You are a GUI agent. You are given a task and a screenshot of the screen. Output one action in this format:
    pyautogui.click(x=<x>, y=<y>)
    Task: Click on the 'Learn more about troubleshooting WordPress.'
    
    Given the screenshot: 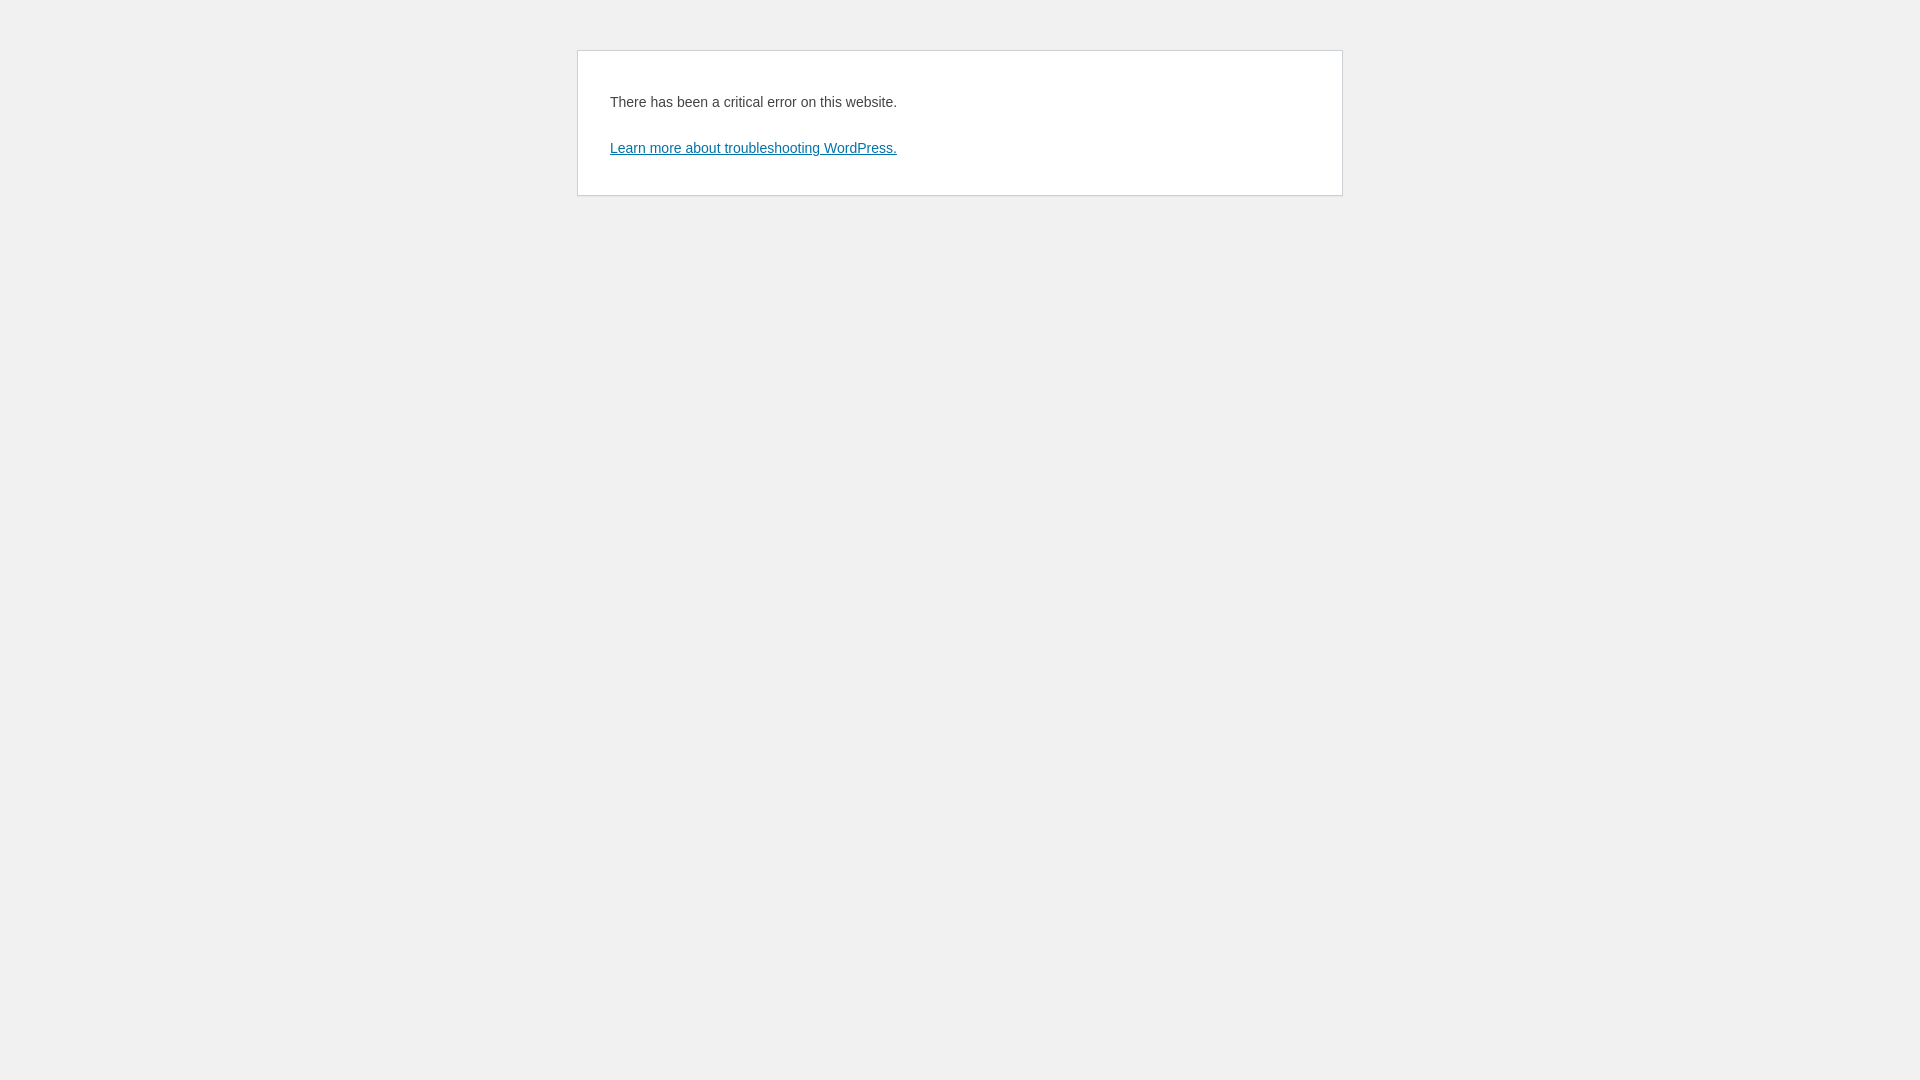 What is the action you would take?
    pyautogui.click(x=752, y=146)
    